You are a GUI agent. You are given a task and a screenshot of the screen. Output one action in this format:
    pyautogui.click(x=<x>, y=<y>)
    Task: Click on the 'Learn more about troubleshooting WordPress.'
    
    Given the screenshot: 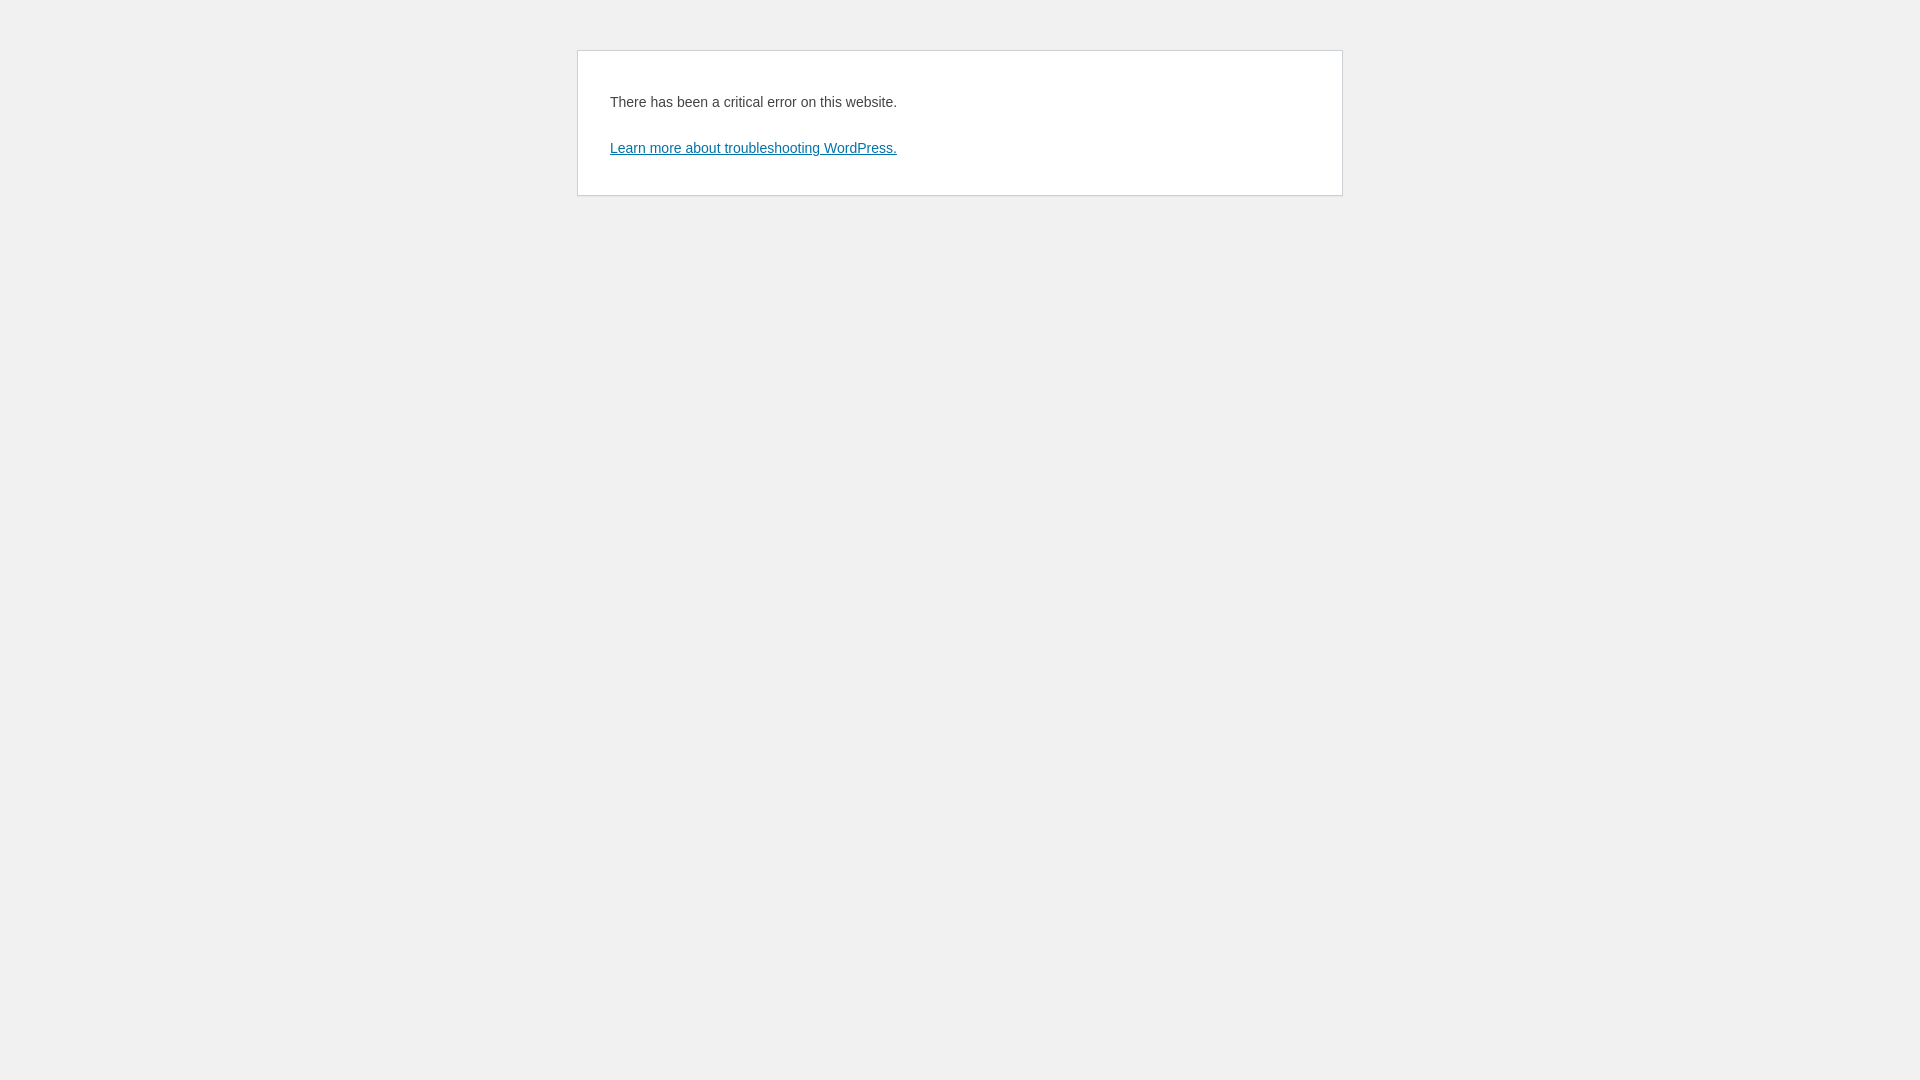 What is the action you would take?
    pyautogui.click(x=752, y=146)
    